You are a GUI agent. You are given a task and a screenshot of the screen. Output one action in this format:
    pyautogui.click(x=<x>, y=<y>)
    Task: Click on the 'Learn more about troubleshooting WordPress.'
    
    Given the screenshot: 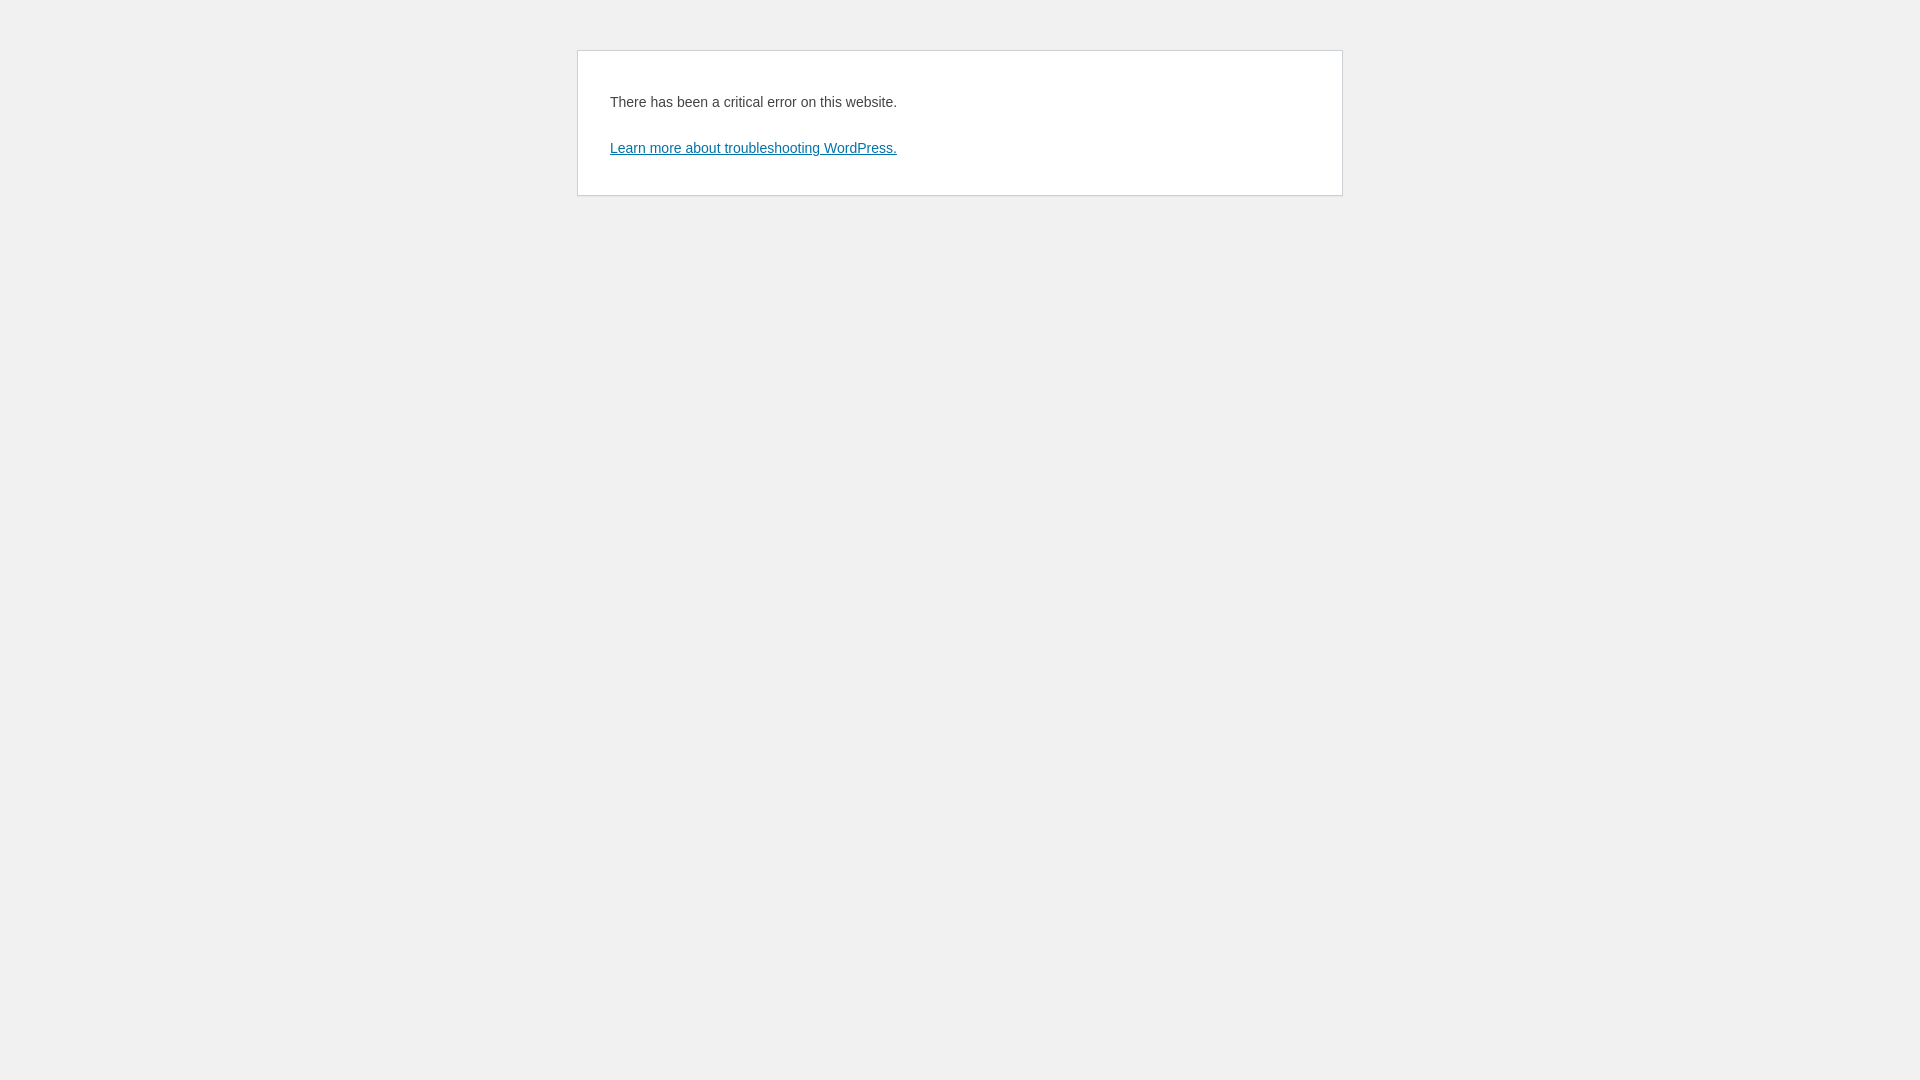 What is the action you would take?
    pyautogui.click(x=752, y=146)
    